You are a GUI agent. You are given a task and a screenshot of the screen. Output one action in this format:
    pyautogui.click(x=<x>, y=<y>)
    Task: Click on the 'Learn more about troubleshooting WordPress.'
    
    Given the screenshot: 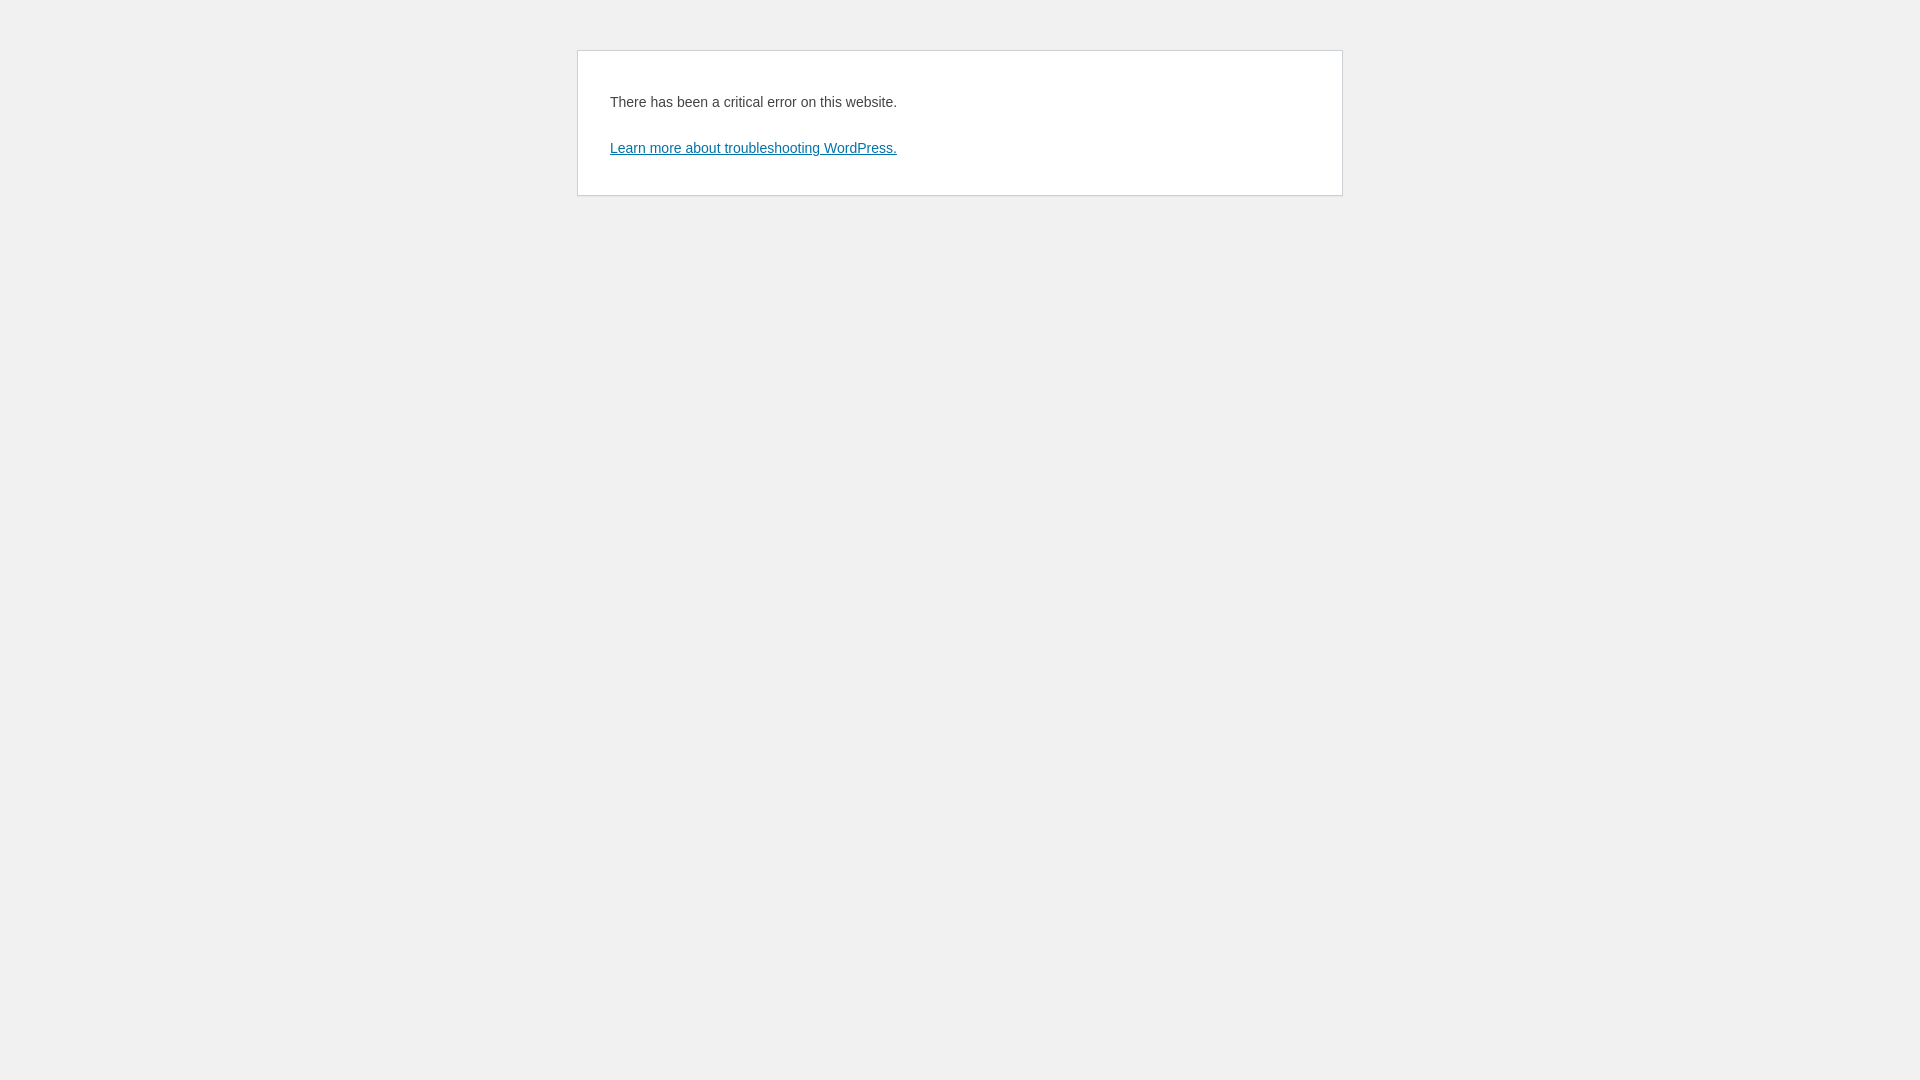 What is the action you would take?
    pyautogui.click(x=752, y=146)
    